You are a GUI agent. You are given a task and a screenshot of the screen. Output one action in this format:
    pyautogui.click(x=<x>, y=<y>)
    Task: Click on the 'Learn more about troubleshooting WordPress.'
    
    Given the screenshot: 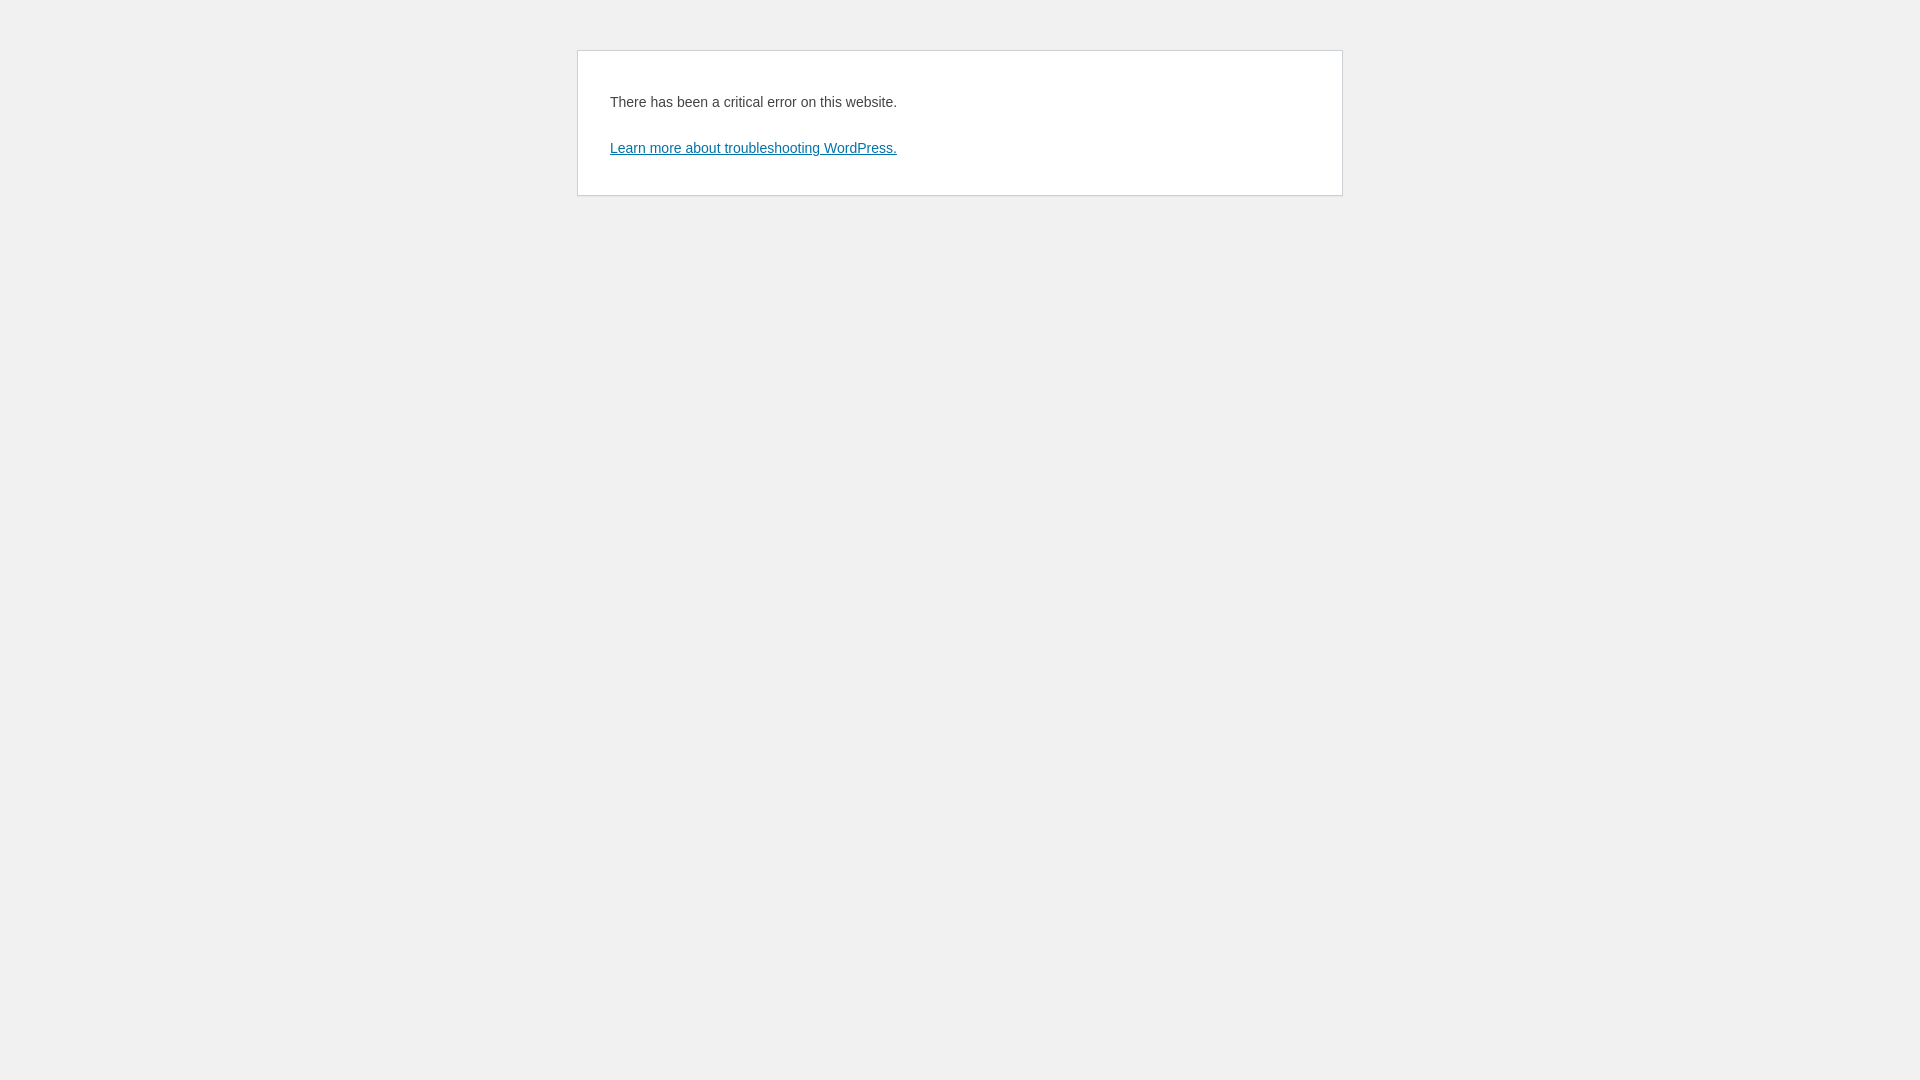 What is the action you would take?
    pyautogui.click(x=752, y=146)
    